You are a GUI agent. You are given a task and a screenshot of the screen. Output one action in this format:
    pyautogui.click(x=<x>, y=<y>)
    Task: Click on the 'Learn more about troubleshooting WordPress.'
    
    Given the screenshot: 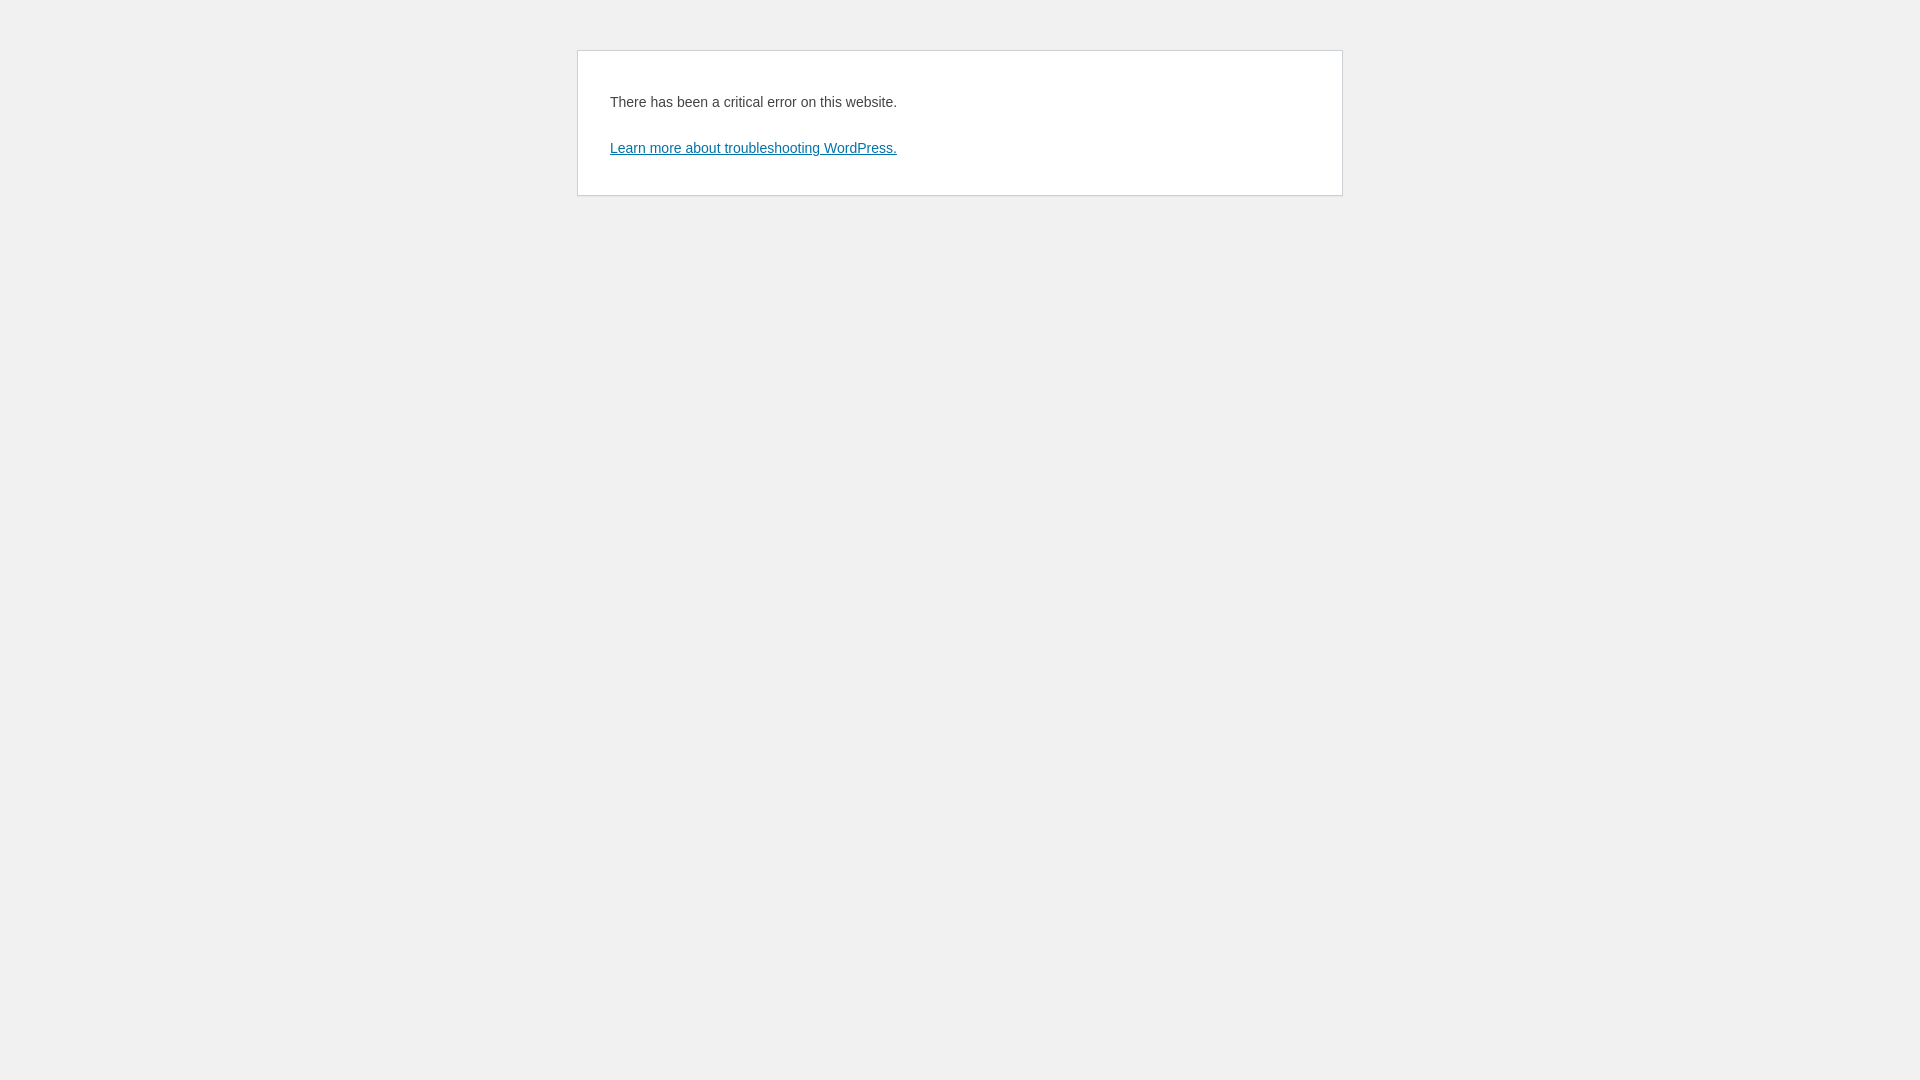 What is the action you would take?
    pyautogui.click(x=752, y=146)
    